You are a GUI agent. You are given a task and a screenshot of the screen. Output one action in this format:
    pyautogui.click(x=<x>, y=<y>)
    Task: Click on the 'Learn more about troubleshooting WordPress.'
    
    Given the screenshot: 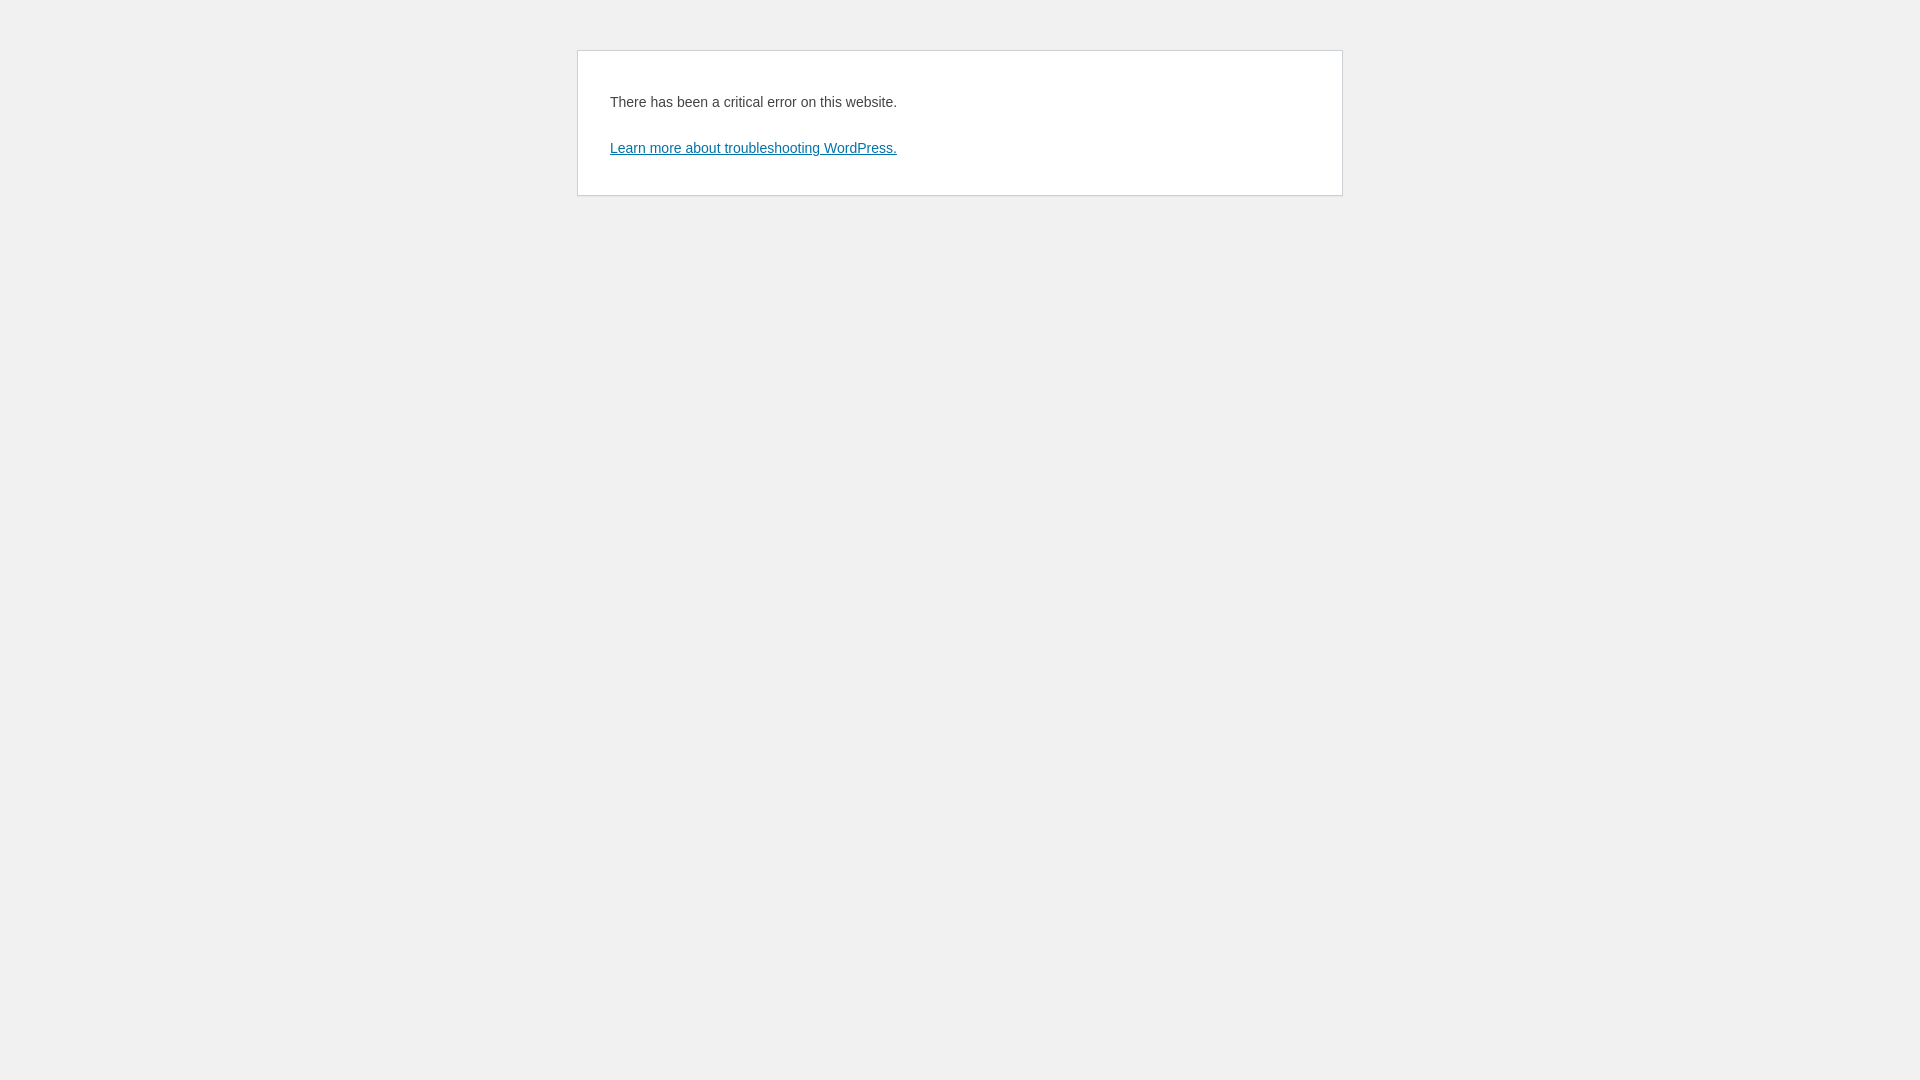 What is the action you would take?
    pyautogui.click(x=752, y=146)
    